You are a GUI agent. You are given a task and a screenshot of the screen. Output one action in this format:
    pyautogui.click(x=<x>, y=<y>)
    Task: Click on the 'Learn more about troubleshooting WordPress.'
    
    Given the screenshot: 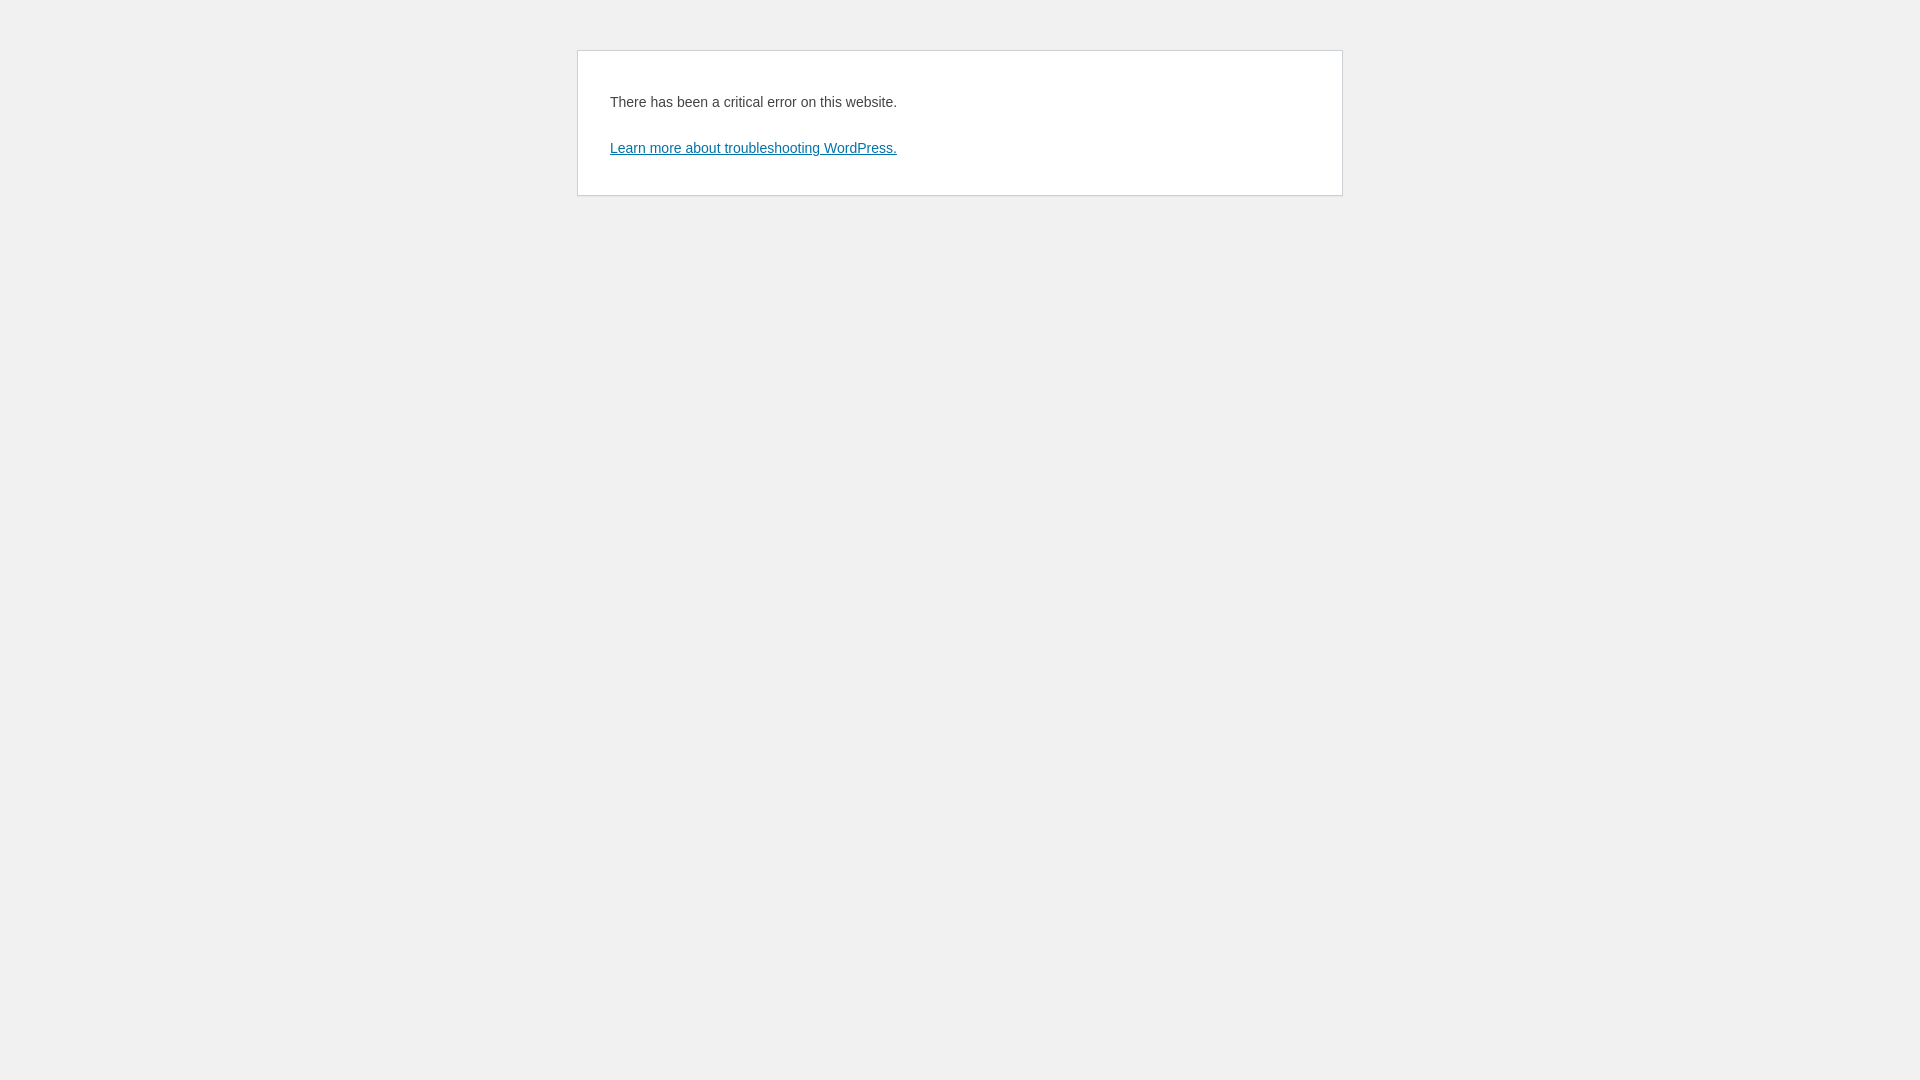 What is the action you would take?
    pyautogui.click(x=752, y=146)
    